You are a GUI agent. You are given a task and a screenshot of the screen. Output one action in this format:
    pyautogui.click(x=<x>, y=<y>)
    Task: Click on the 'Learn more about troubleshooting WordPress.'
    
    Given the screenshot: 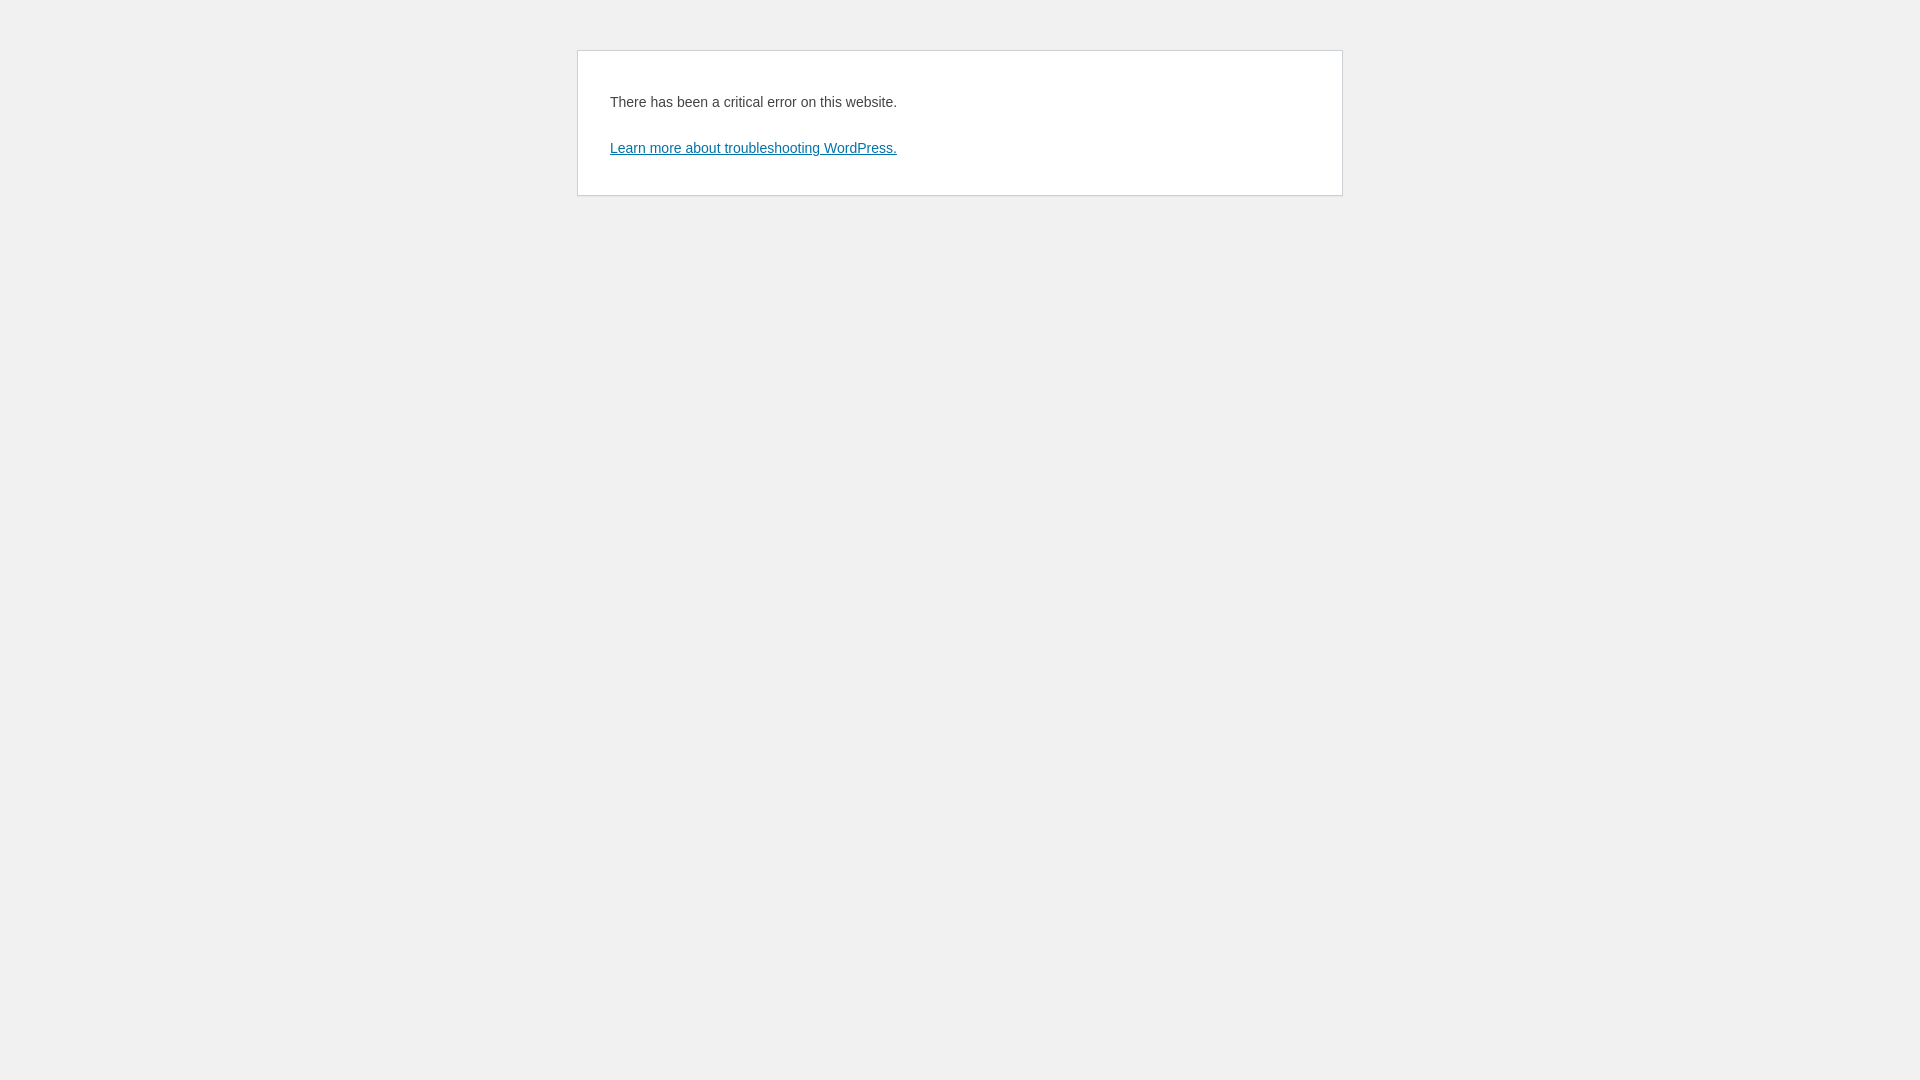 What is the action you would take?
    pyautogui.click(x=752, y=146)
    